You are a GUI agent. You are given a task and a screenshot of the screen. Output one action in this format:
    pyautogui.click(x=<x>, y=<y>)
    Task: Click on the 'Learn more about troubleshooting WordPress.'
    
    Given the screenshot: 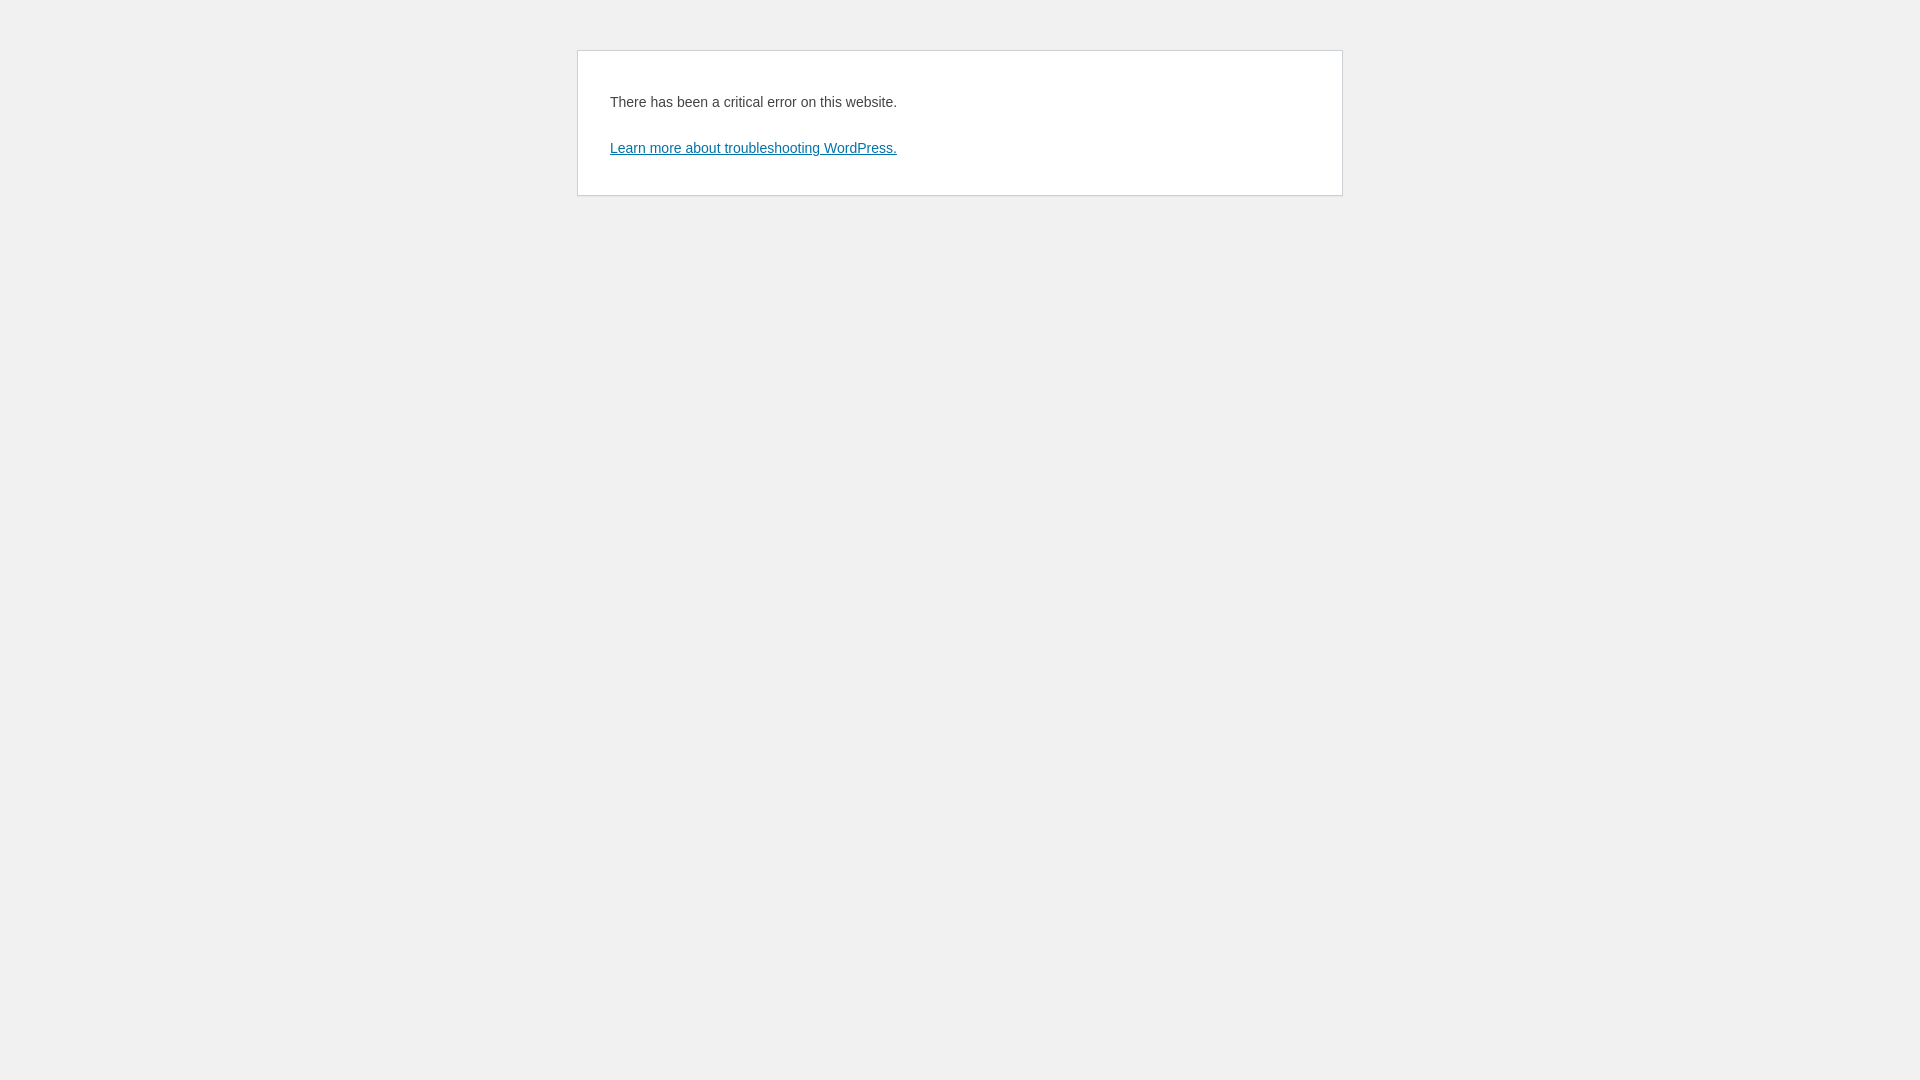 What is the action you would take?
    pyautogui.click(x=752, y=146)
    